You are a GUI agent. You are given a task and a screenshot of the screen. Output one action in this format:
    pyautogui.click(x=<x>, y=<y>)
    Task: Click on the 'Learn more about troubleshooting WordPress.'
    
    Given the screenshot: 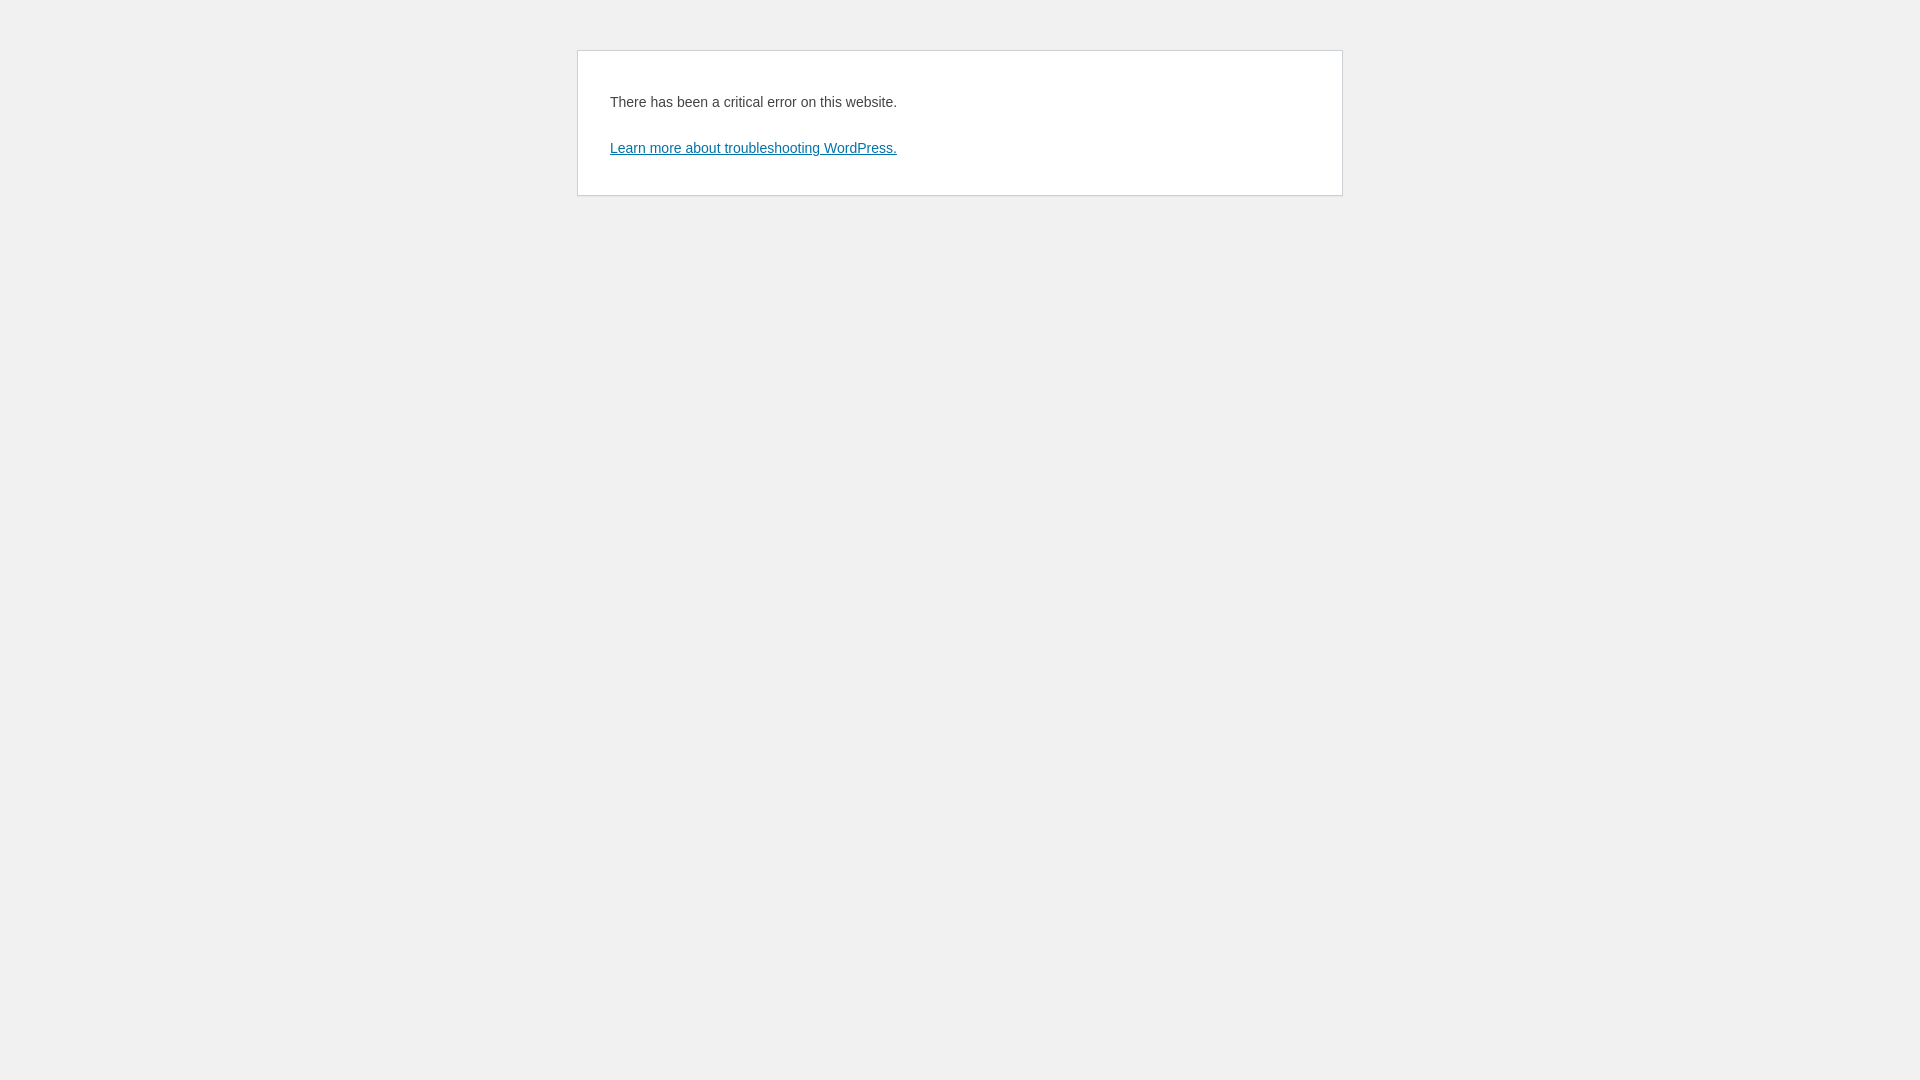 What is the action you would take?
    pyautogui.click(x=752, y=146)
    